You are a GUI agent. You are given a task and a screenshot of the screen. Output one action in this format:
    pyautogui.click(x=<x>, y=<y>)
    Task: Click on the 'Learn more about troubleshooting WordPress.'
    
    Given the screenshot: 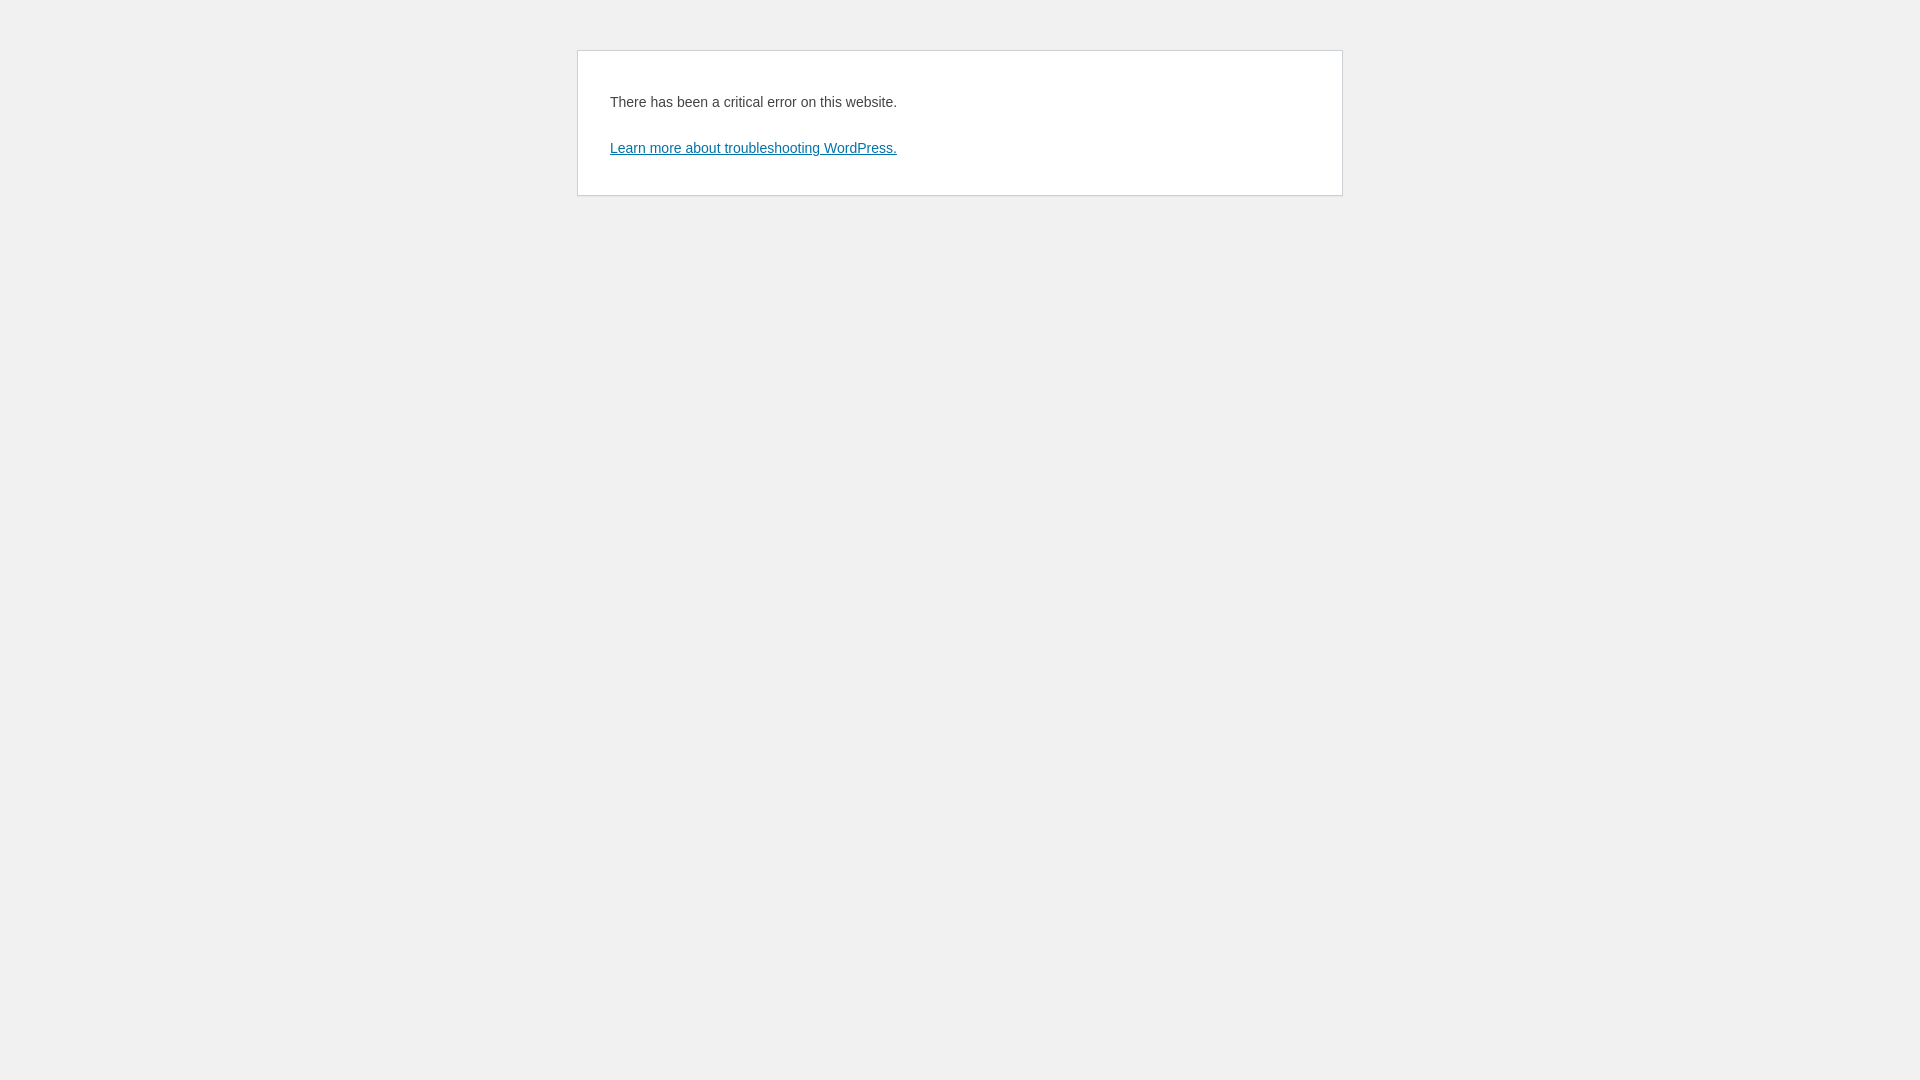 What is the action you would take?
    pyautogui.click(x=752, y=146)
    